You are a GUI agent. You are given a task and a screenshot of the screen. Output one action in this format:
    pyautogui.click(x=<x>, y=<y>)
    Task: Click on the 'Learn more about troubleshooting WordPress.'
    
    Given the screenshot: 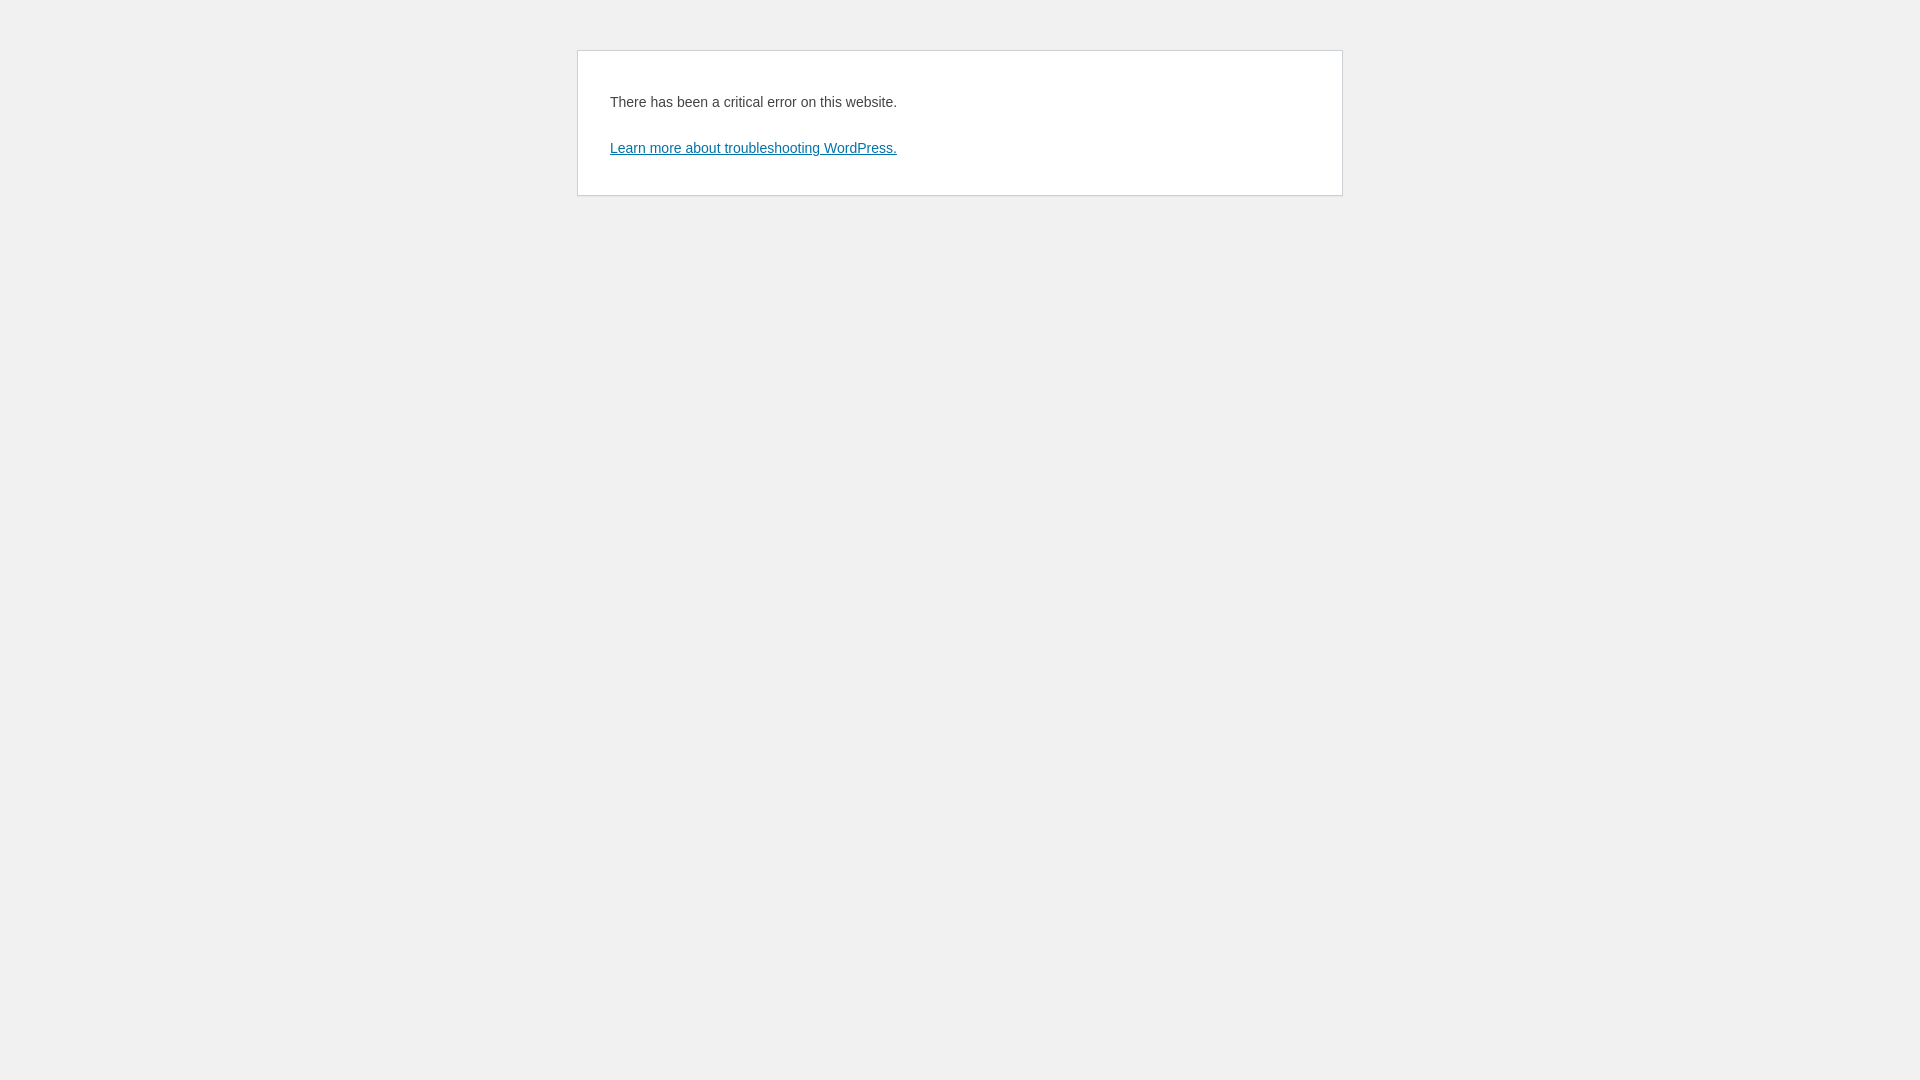 What is the action you would take?
    pyautogui.click(x=752, y=146)
    